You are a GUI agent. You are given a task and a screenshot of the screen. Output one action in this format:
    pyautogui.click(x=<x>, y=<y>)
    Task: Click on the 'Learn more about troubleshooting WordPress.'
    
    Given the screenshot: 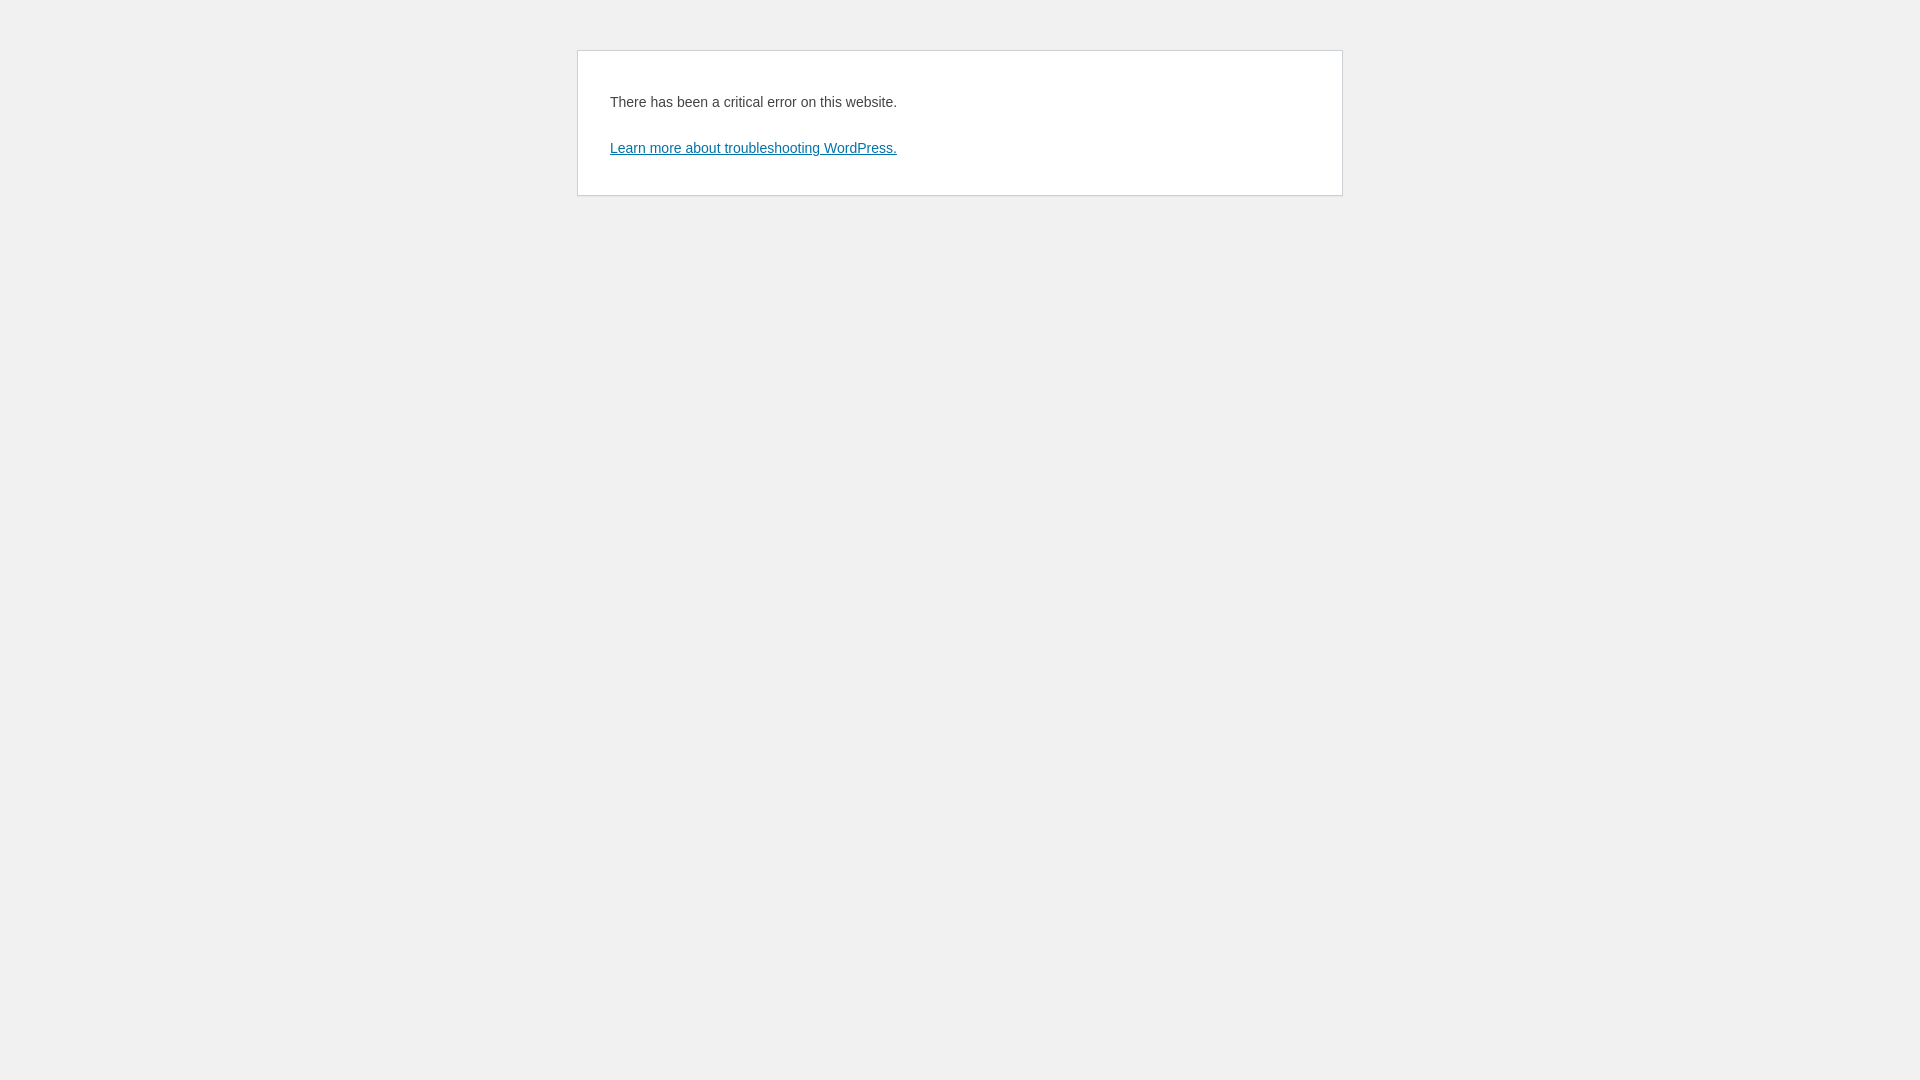 What is the action you would take?
    pyautogui.click(x=752, y=146)
    